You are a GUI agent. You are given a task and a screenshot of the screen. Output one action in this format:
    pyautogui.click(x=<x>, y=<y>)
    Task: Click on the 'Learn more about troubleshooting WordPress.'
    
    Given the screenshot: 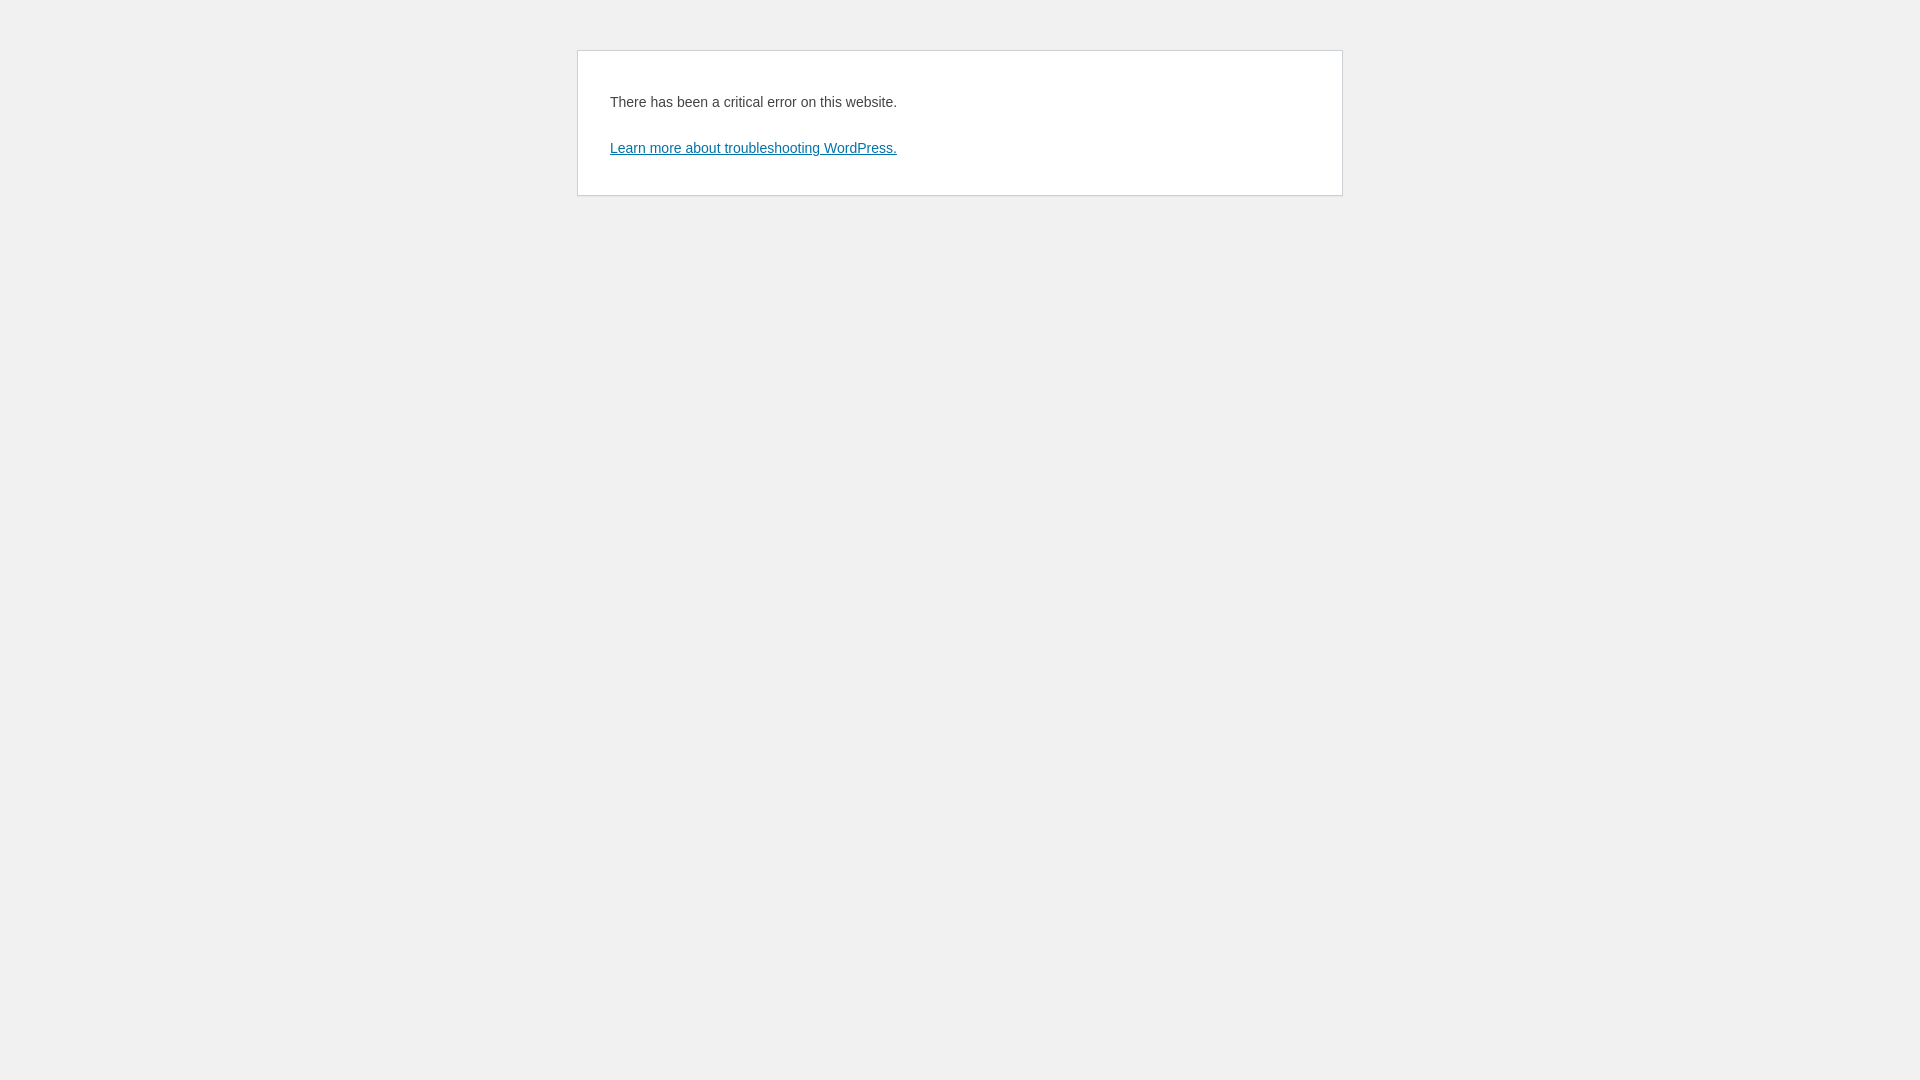 What is the action you would take?
    pyautogui.click(x=752, y=146)
    